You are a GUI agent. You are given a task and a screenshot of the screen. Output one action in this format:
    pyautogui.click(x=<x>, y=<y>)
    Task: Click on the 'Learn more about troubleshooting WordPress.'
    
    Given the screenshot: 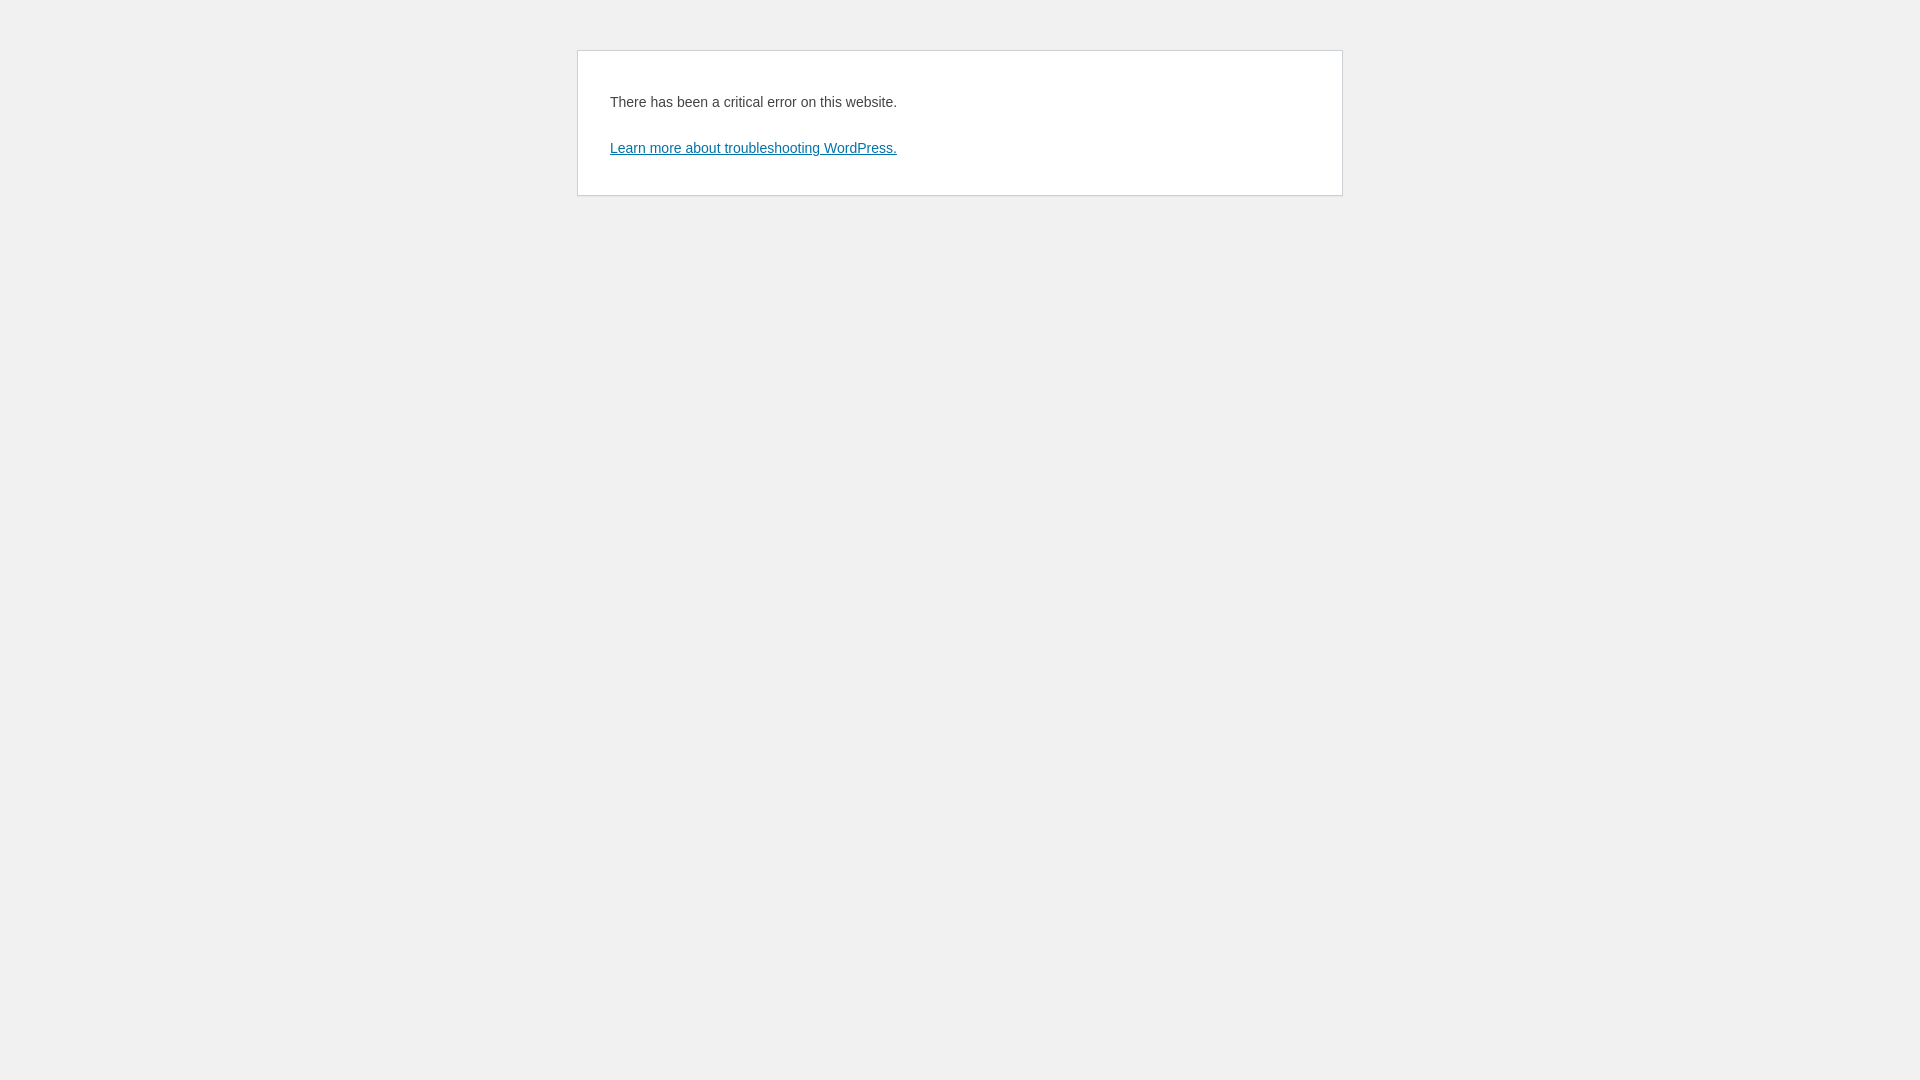 What is the action you would take?
    pyautogui.click(x=752, y=146)
    